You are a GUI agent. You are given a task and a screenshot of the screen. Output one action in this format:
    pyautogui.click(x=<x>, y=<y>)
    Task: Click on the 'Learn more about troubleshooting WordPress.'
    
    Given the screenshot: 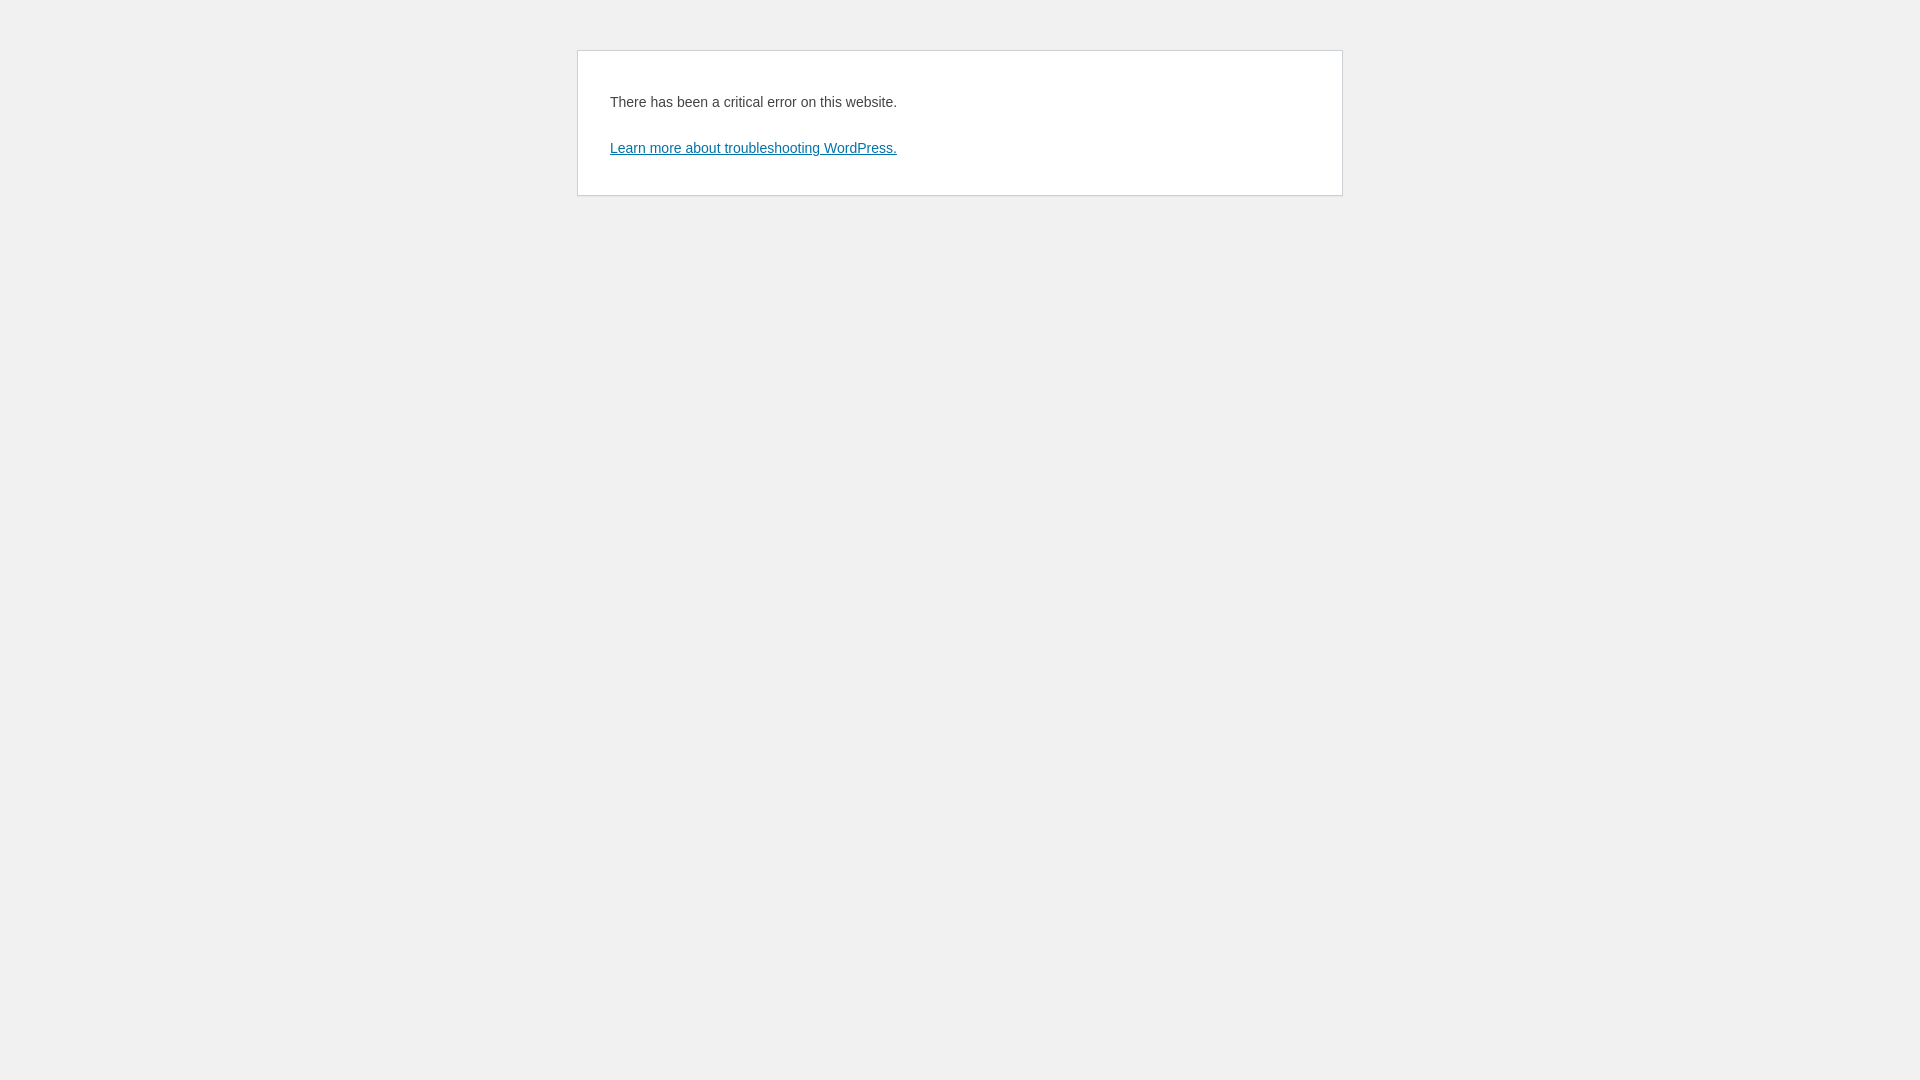 What is the action you would take?
    pyautogui.click(x=752, y=146)
    